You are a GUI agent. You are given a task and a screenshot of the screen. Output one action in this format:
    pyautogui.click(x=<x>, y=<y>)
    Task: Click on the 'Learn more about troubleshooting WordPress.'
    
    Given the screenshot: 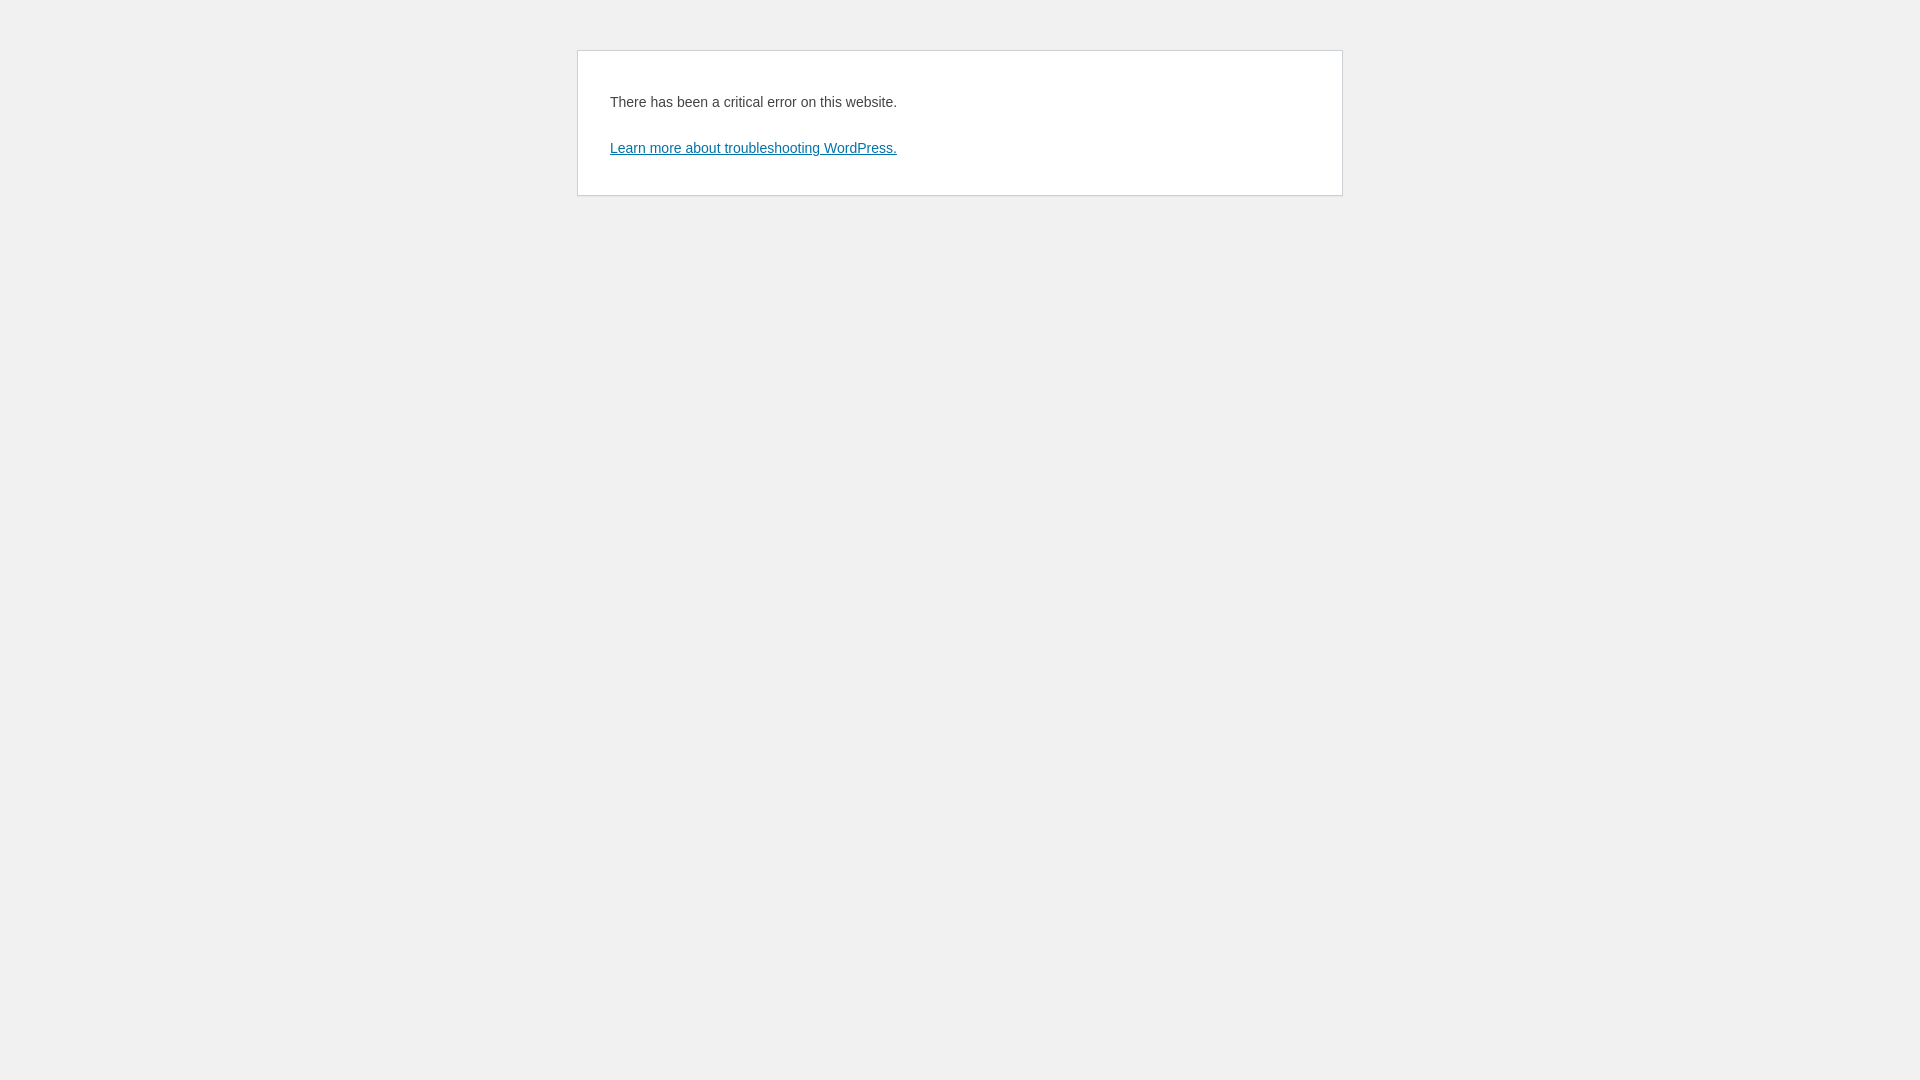 What is the action you would take?
    pyautogui.click(x=752, y=146)
    